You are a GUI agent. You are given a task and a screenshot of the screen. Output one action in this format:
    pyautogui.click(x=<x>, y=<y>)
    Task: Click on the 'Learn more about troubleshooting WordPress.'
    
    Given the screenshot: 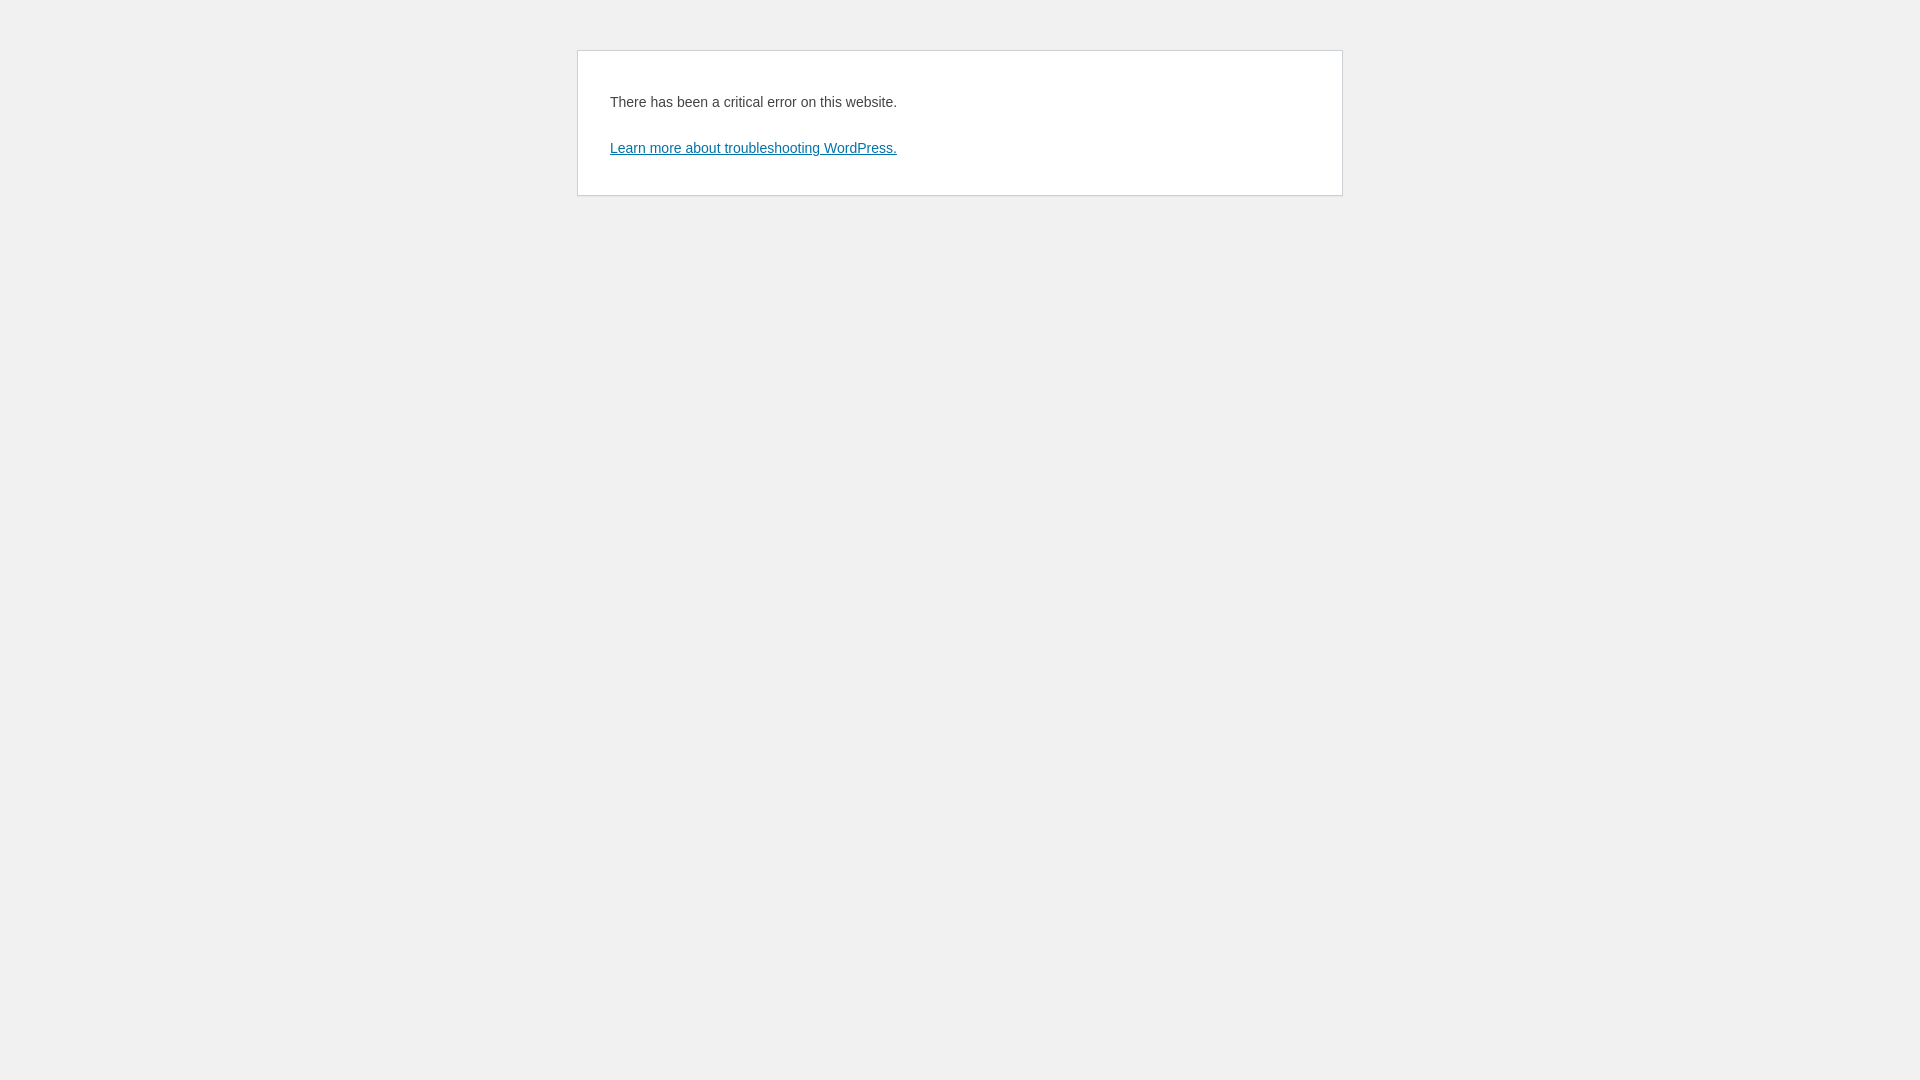 What is the action you would take?
    pyautogui.click(x=752, y=146)
    